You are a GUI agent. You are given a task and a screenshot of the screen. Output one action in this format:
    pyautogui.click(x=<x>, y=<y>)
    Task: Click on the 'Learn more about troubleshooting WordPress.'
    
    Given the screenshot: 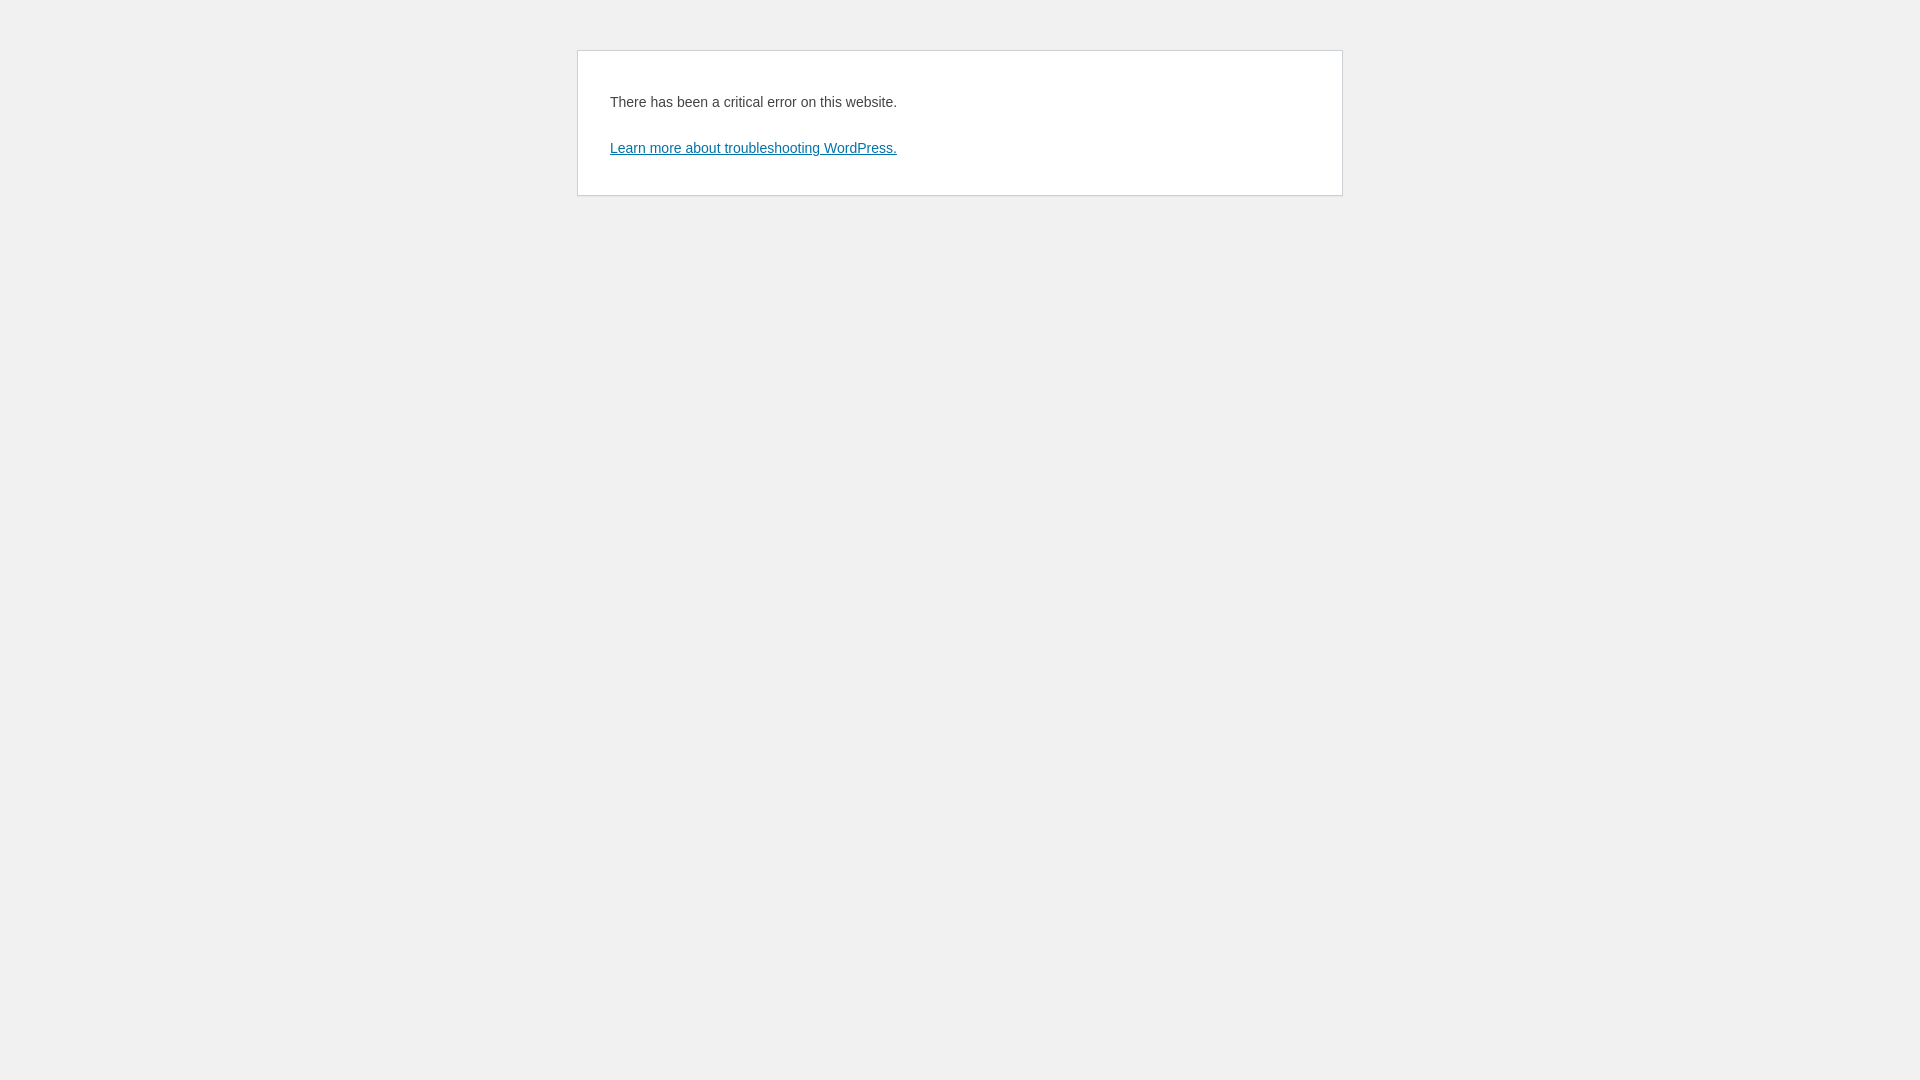 What is the action you would take?
    pyautogui.click(x=752, y=146)
    